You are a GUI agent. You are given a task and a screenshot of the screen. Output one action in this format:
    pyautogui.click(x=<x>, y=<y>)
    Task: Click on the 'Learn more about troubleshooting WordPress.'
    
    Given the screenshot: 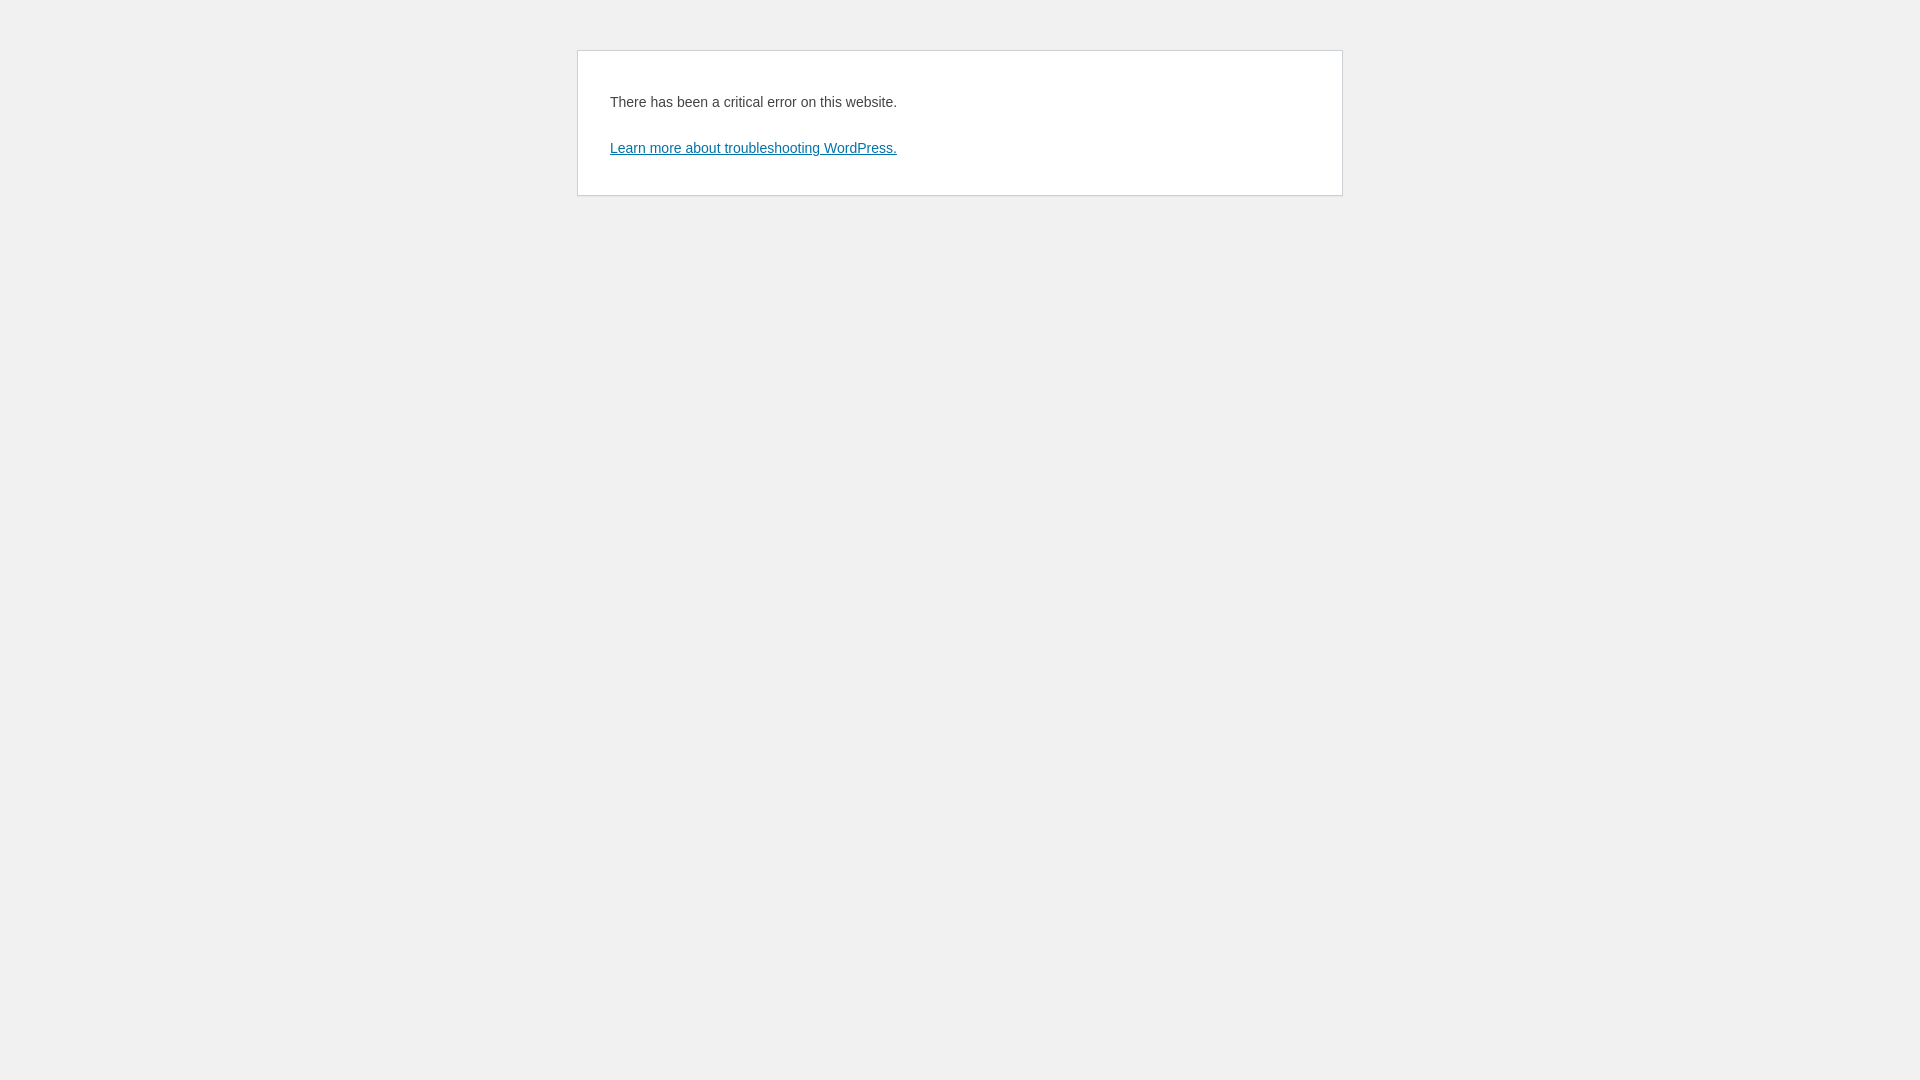 What is the action you would take?
    pyautogui.click(x=752, y=146)
    